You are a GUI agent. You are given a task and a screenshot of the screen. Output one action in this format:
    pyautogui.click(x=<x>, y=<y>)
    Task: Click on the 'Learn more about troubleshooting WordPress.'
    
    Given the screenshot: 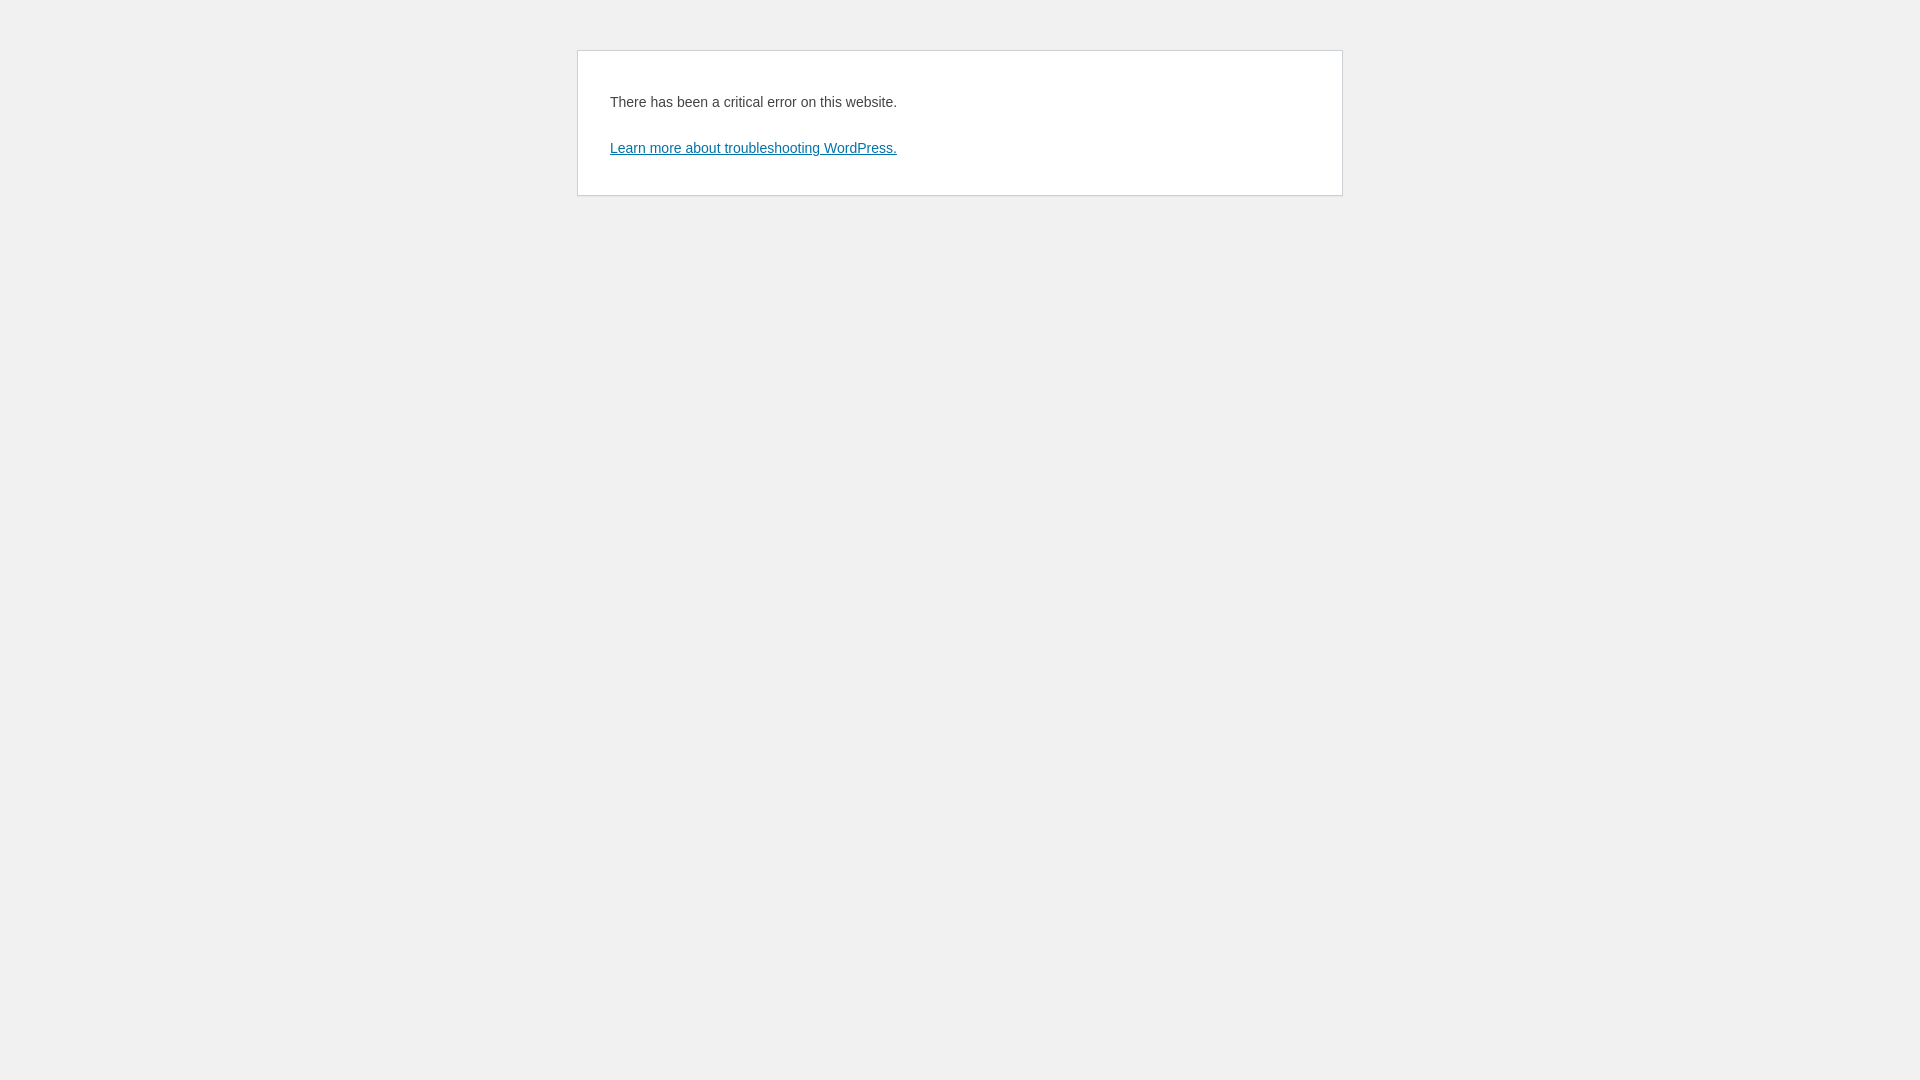 What is the action you would take?
    pyautogui.click(x=752, y=146)
    